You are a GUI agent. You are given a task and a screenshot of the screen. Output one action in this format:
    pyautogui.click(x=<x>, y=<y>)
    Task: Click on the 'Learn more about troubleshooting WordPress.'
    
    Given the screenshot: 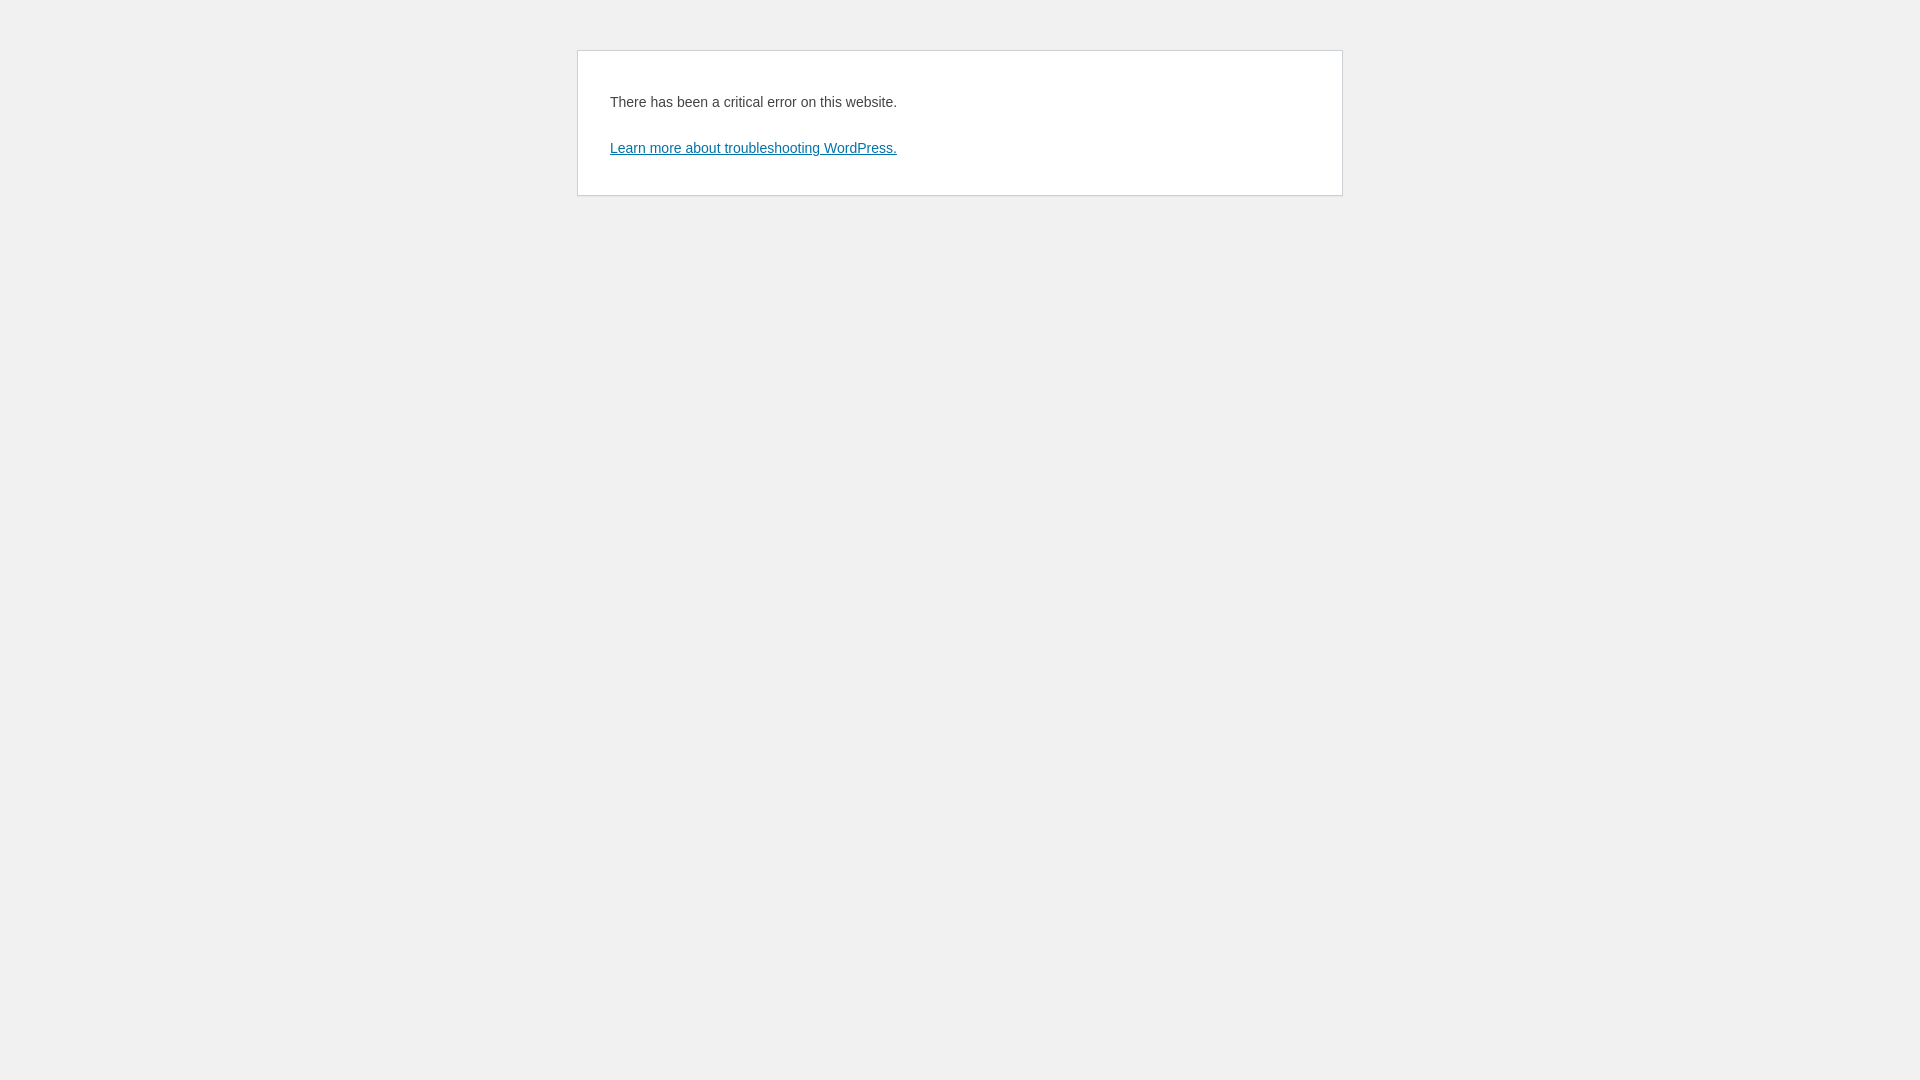 What is the action you would take?
    pyautogui.click(x=752, y=146)
    